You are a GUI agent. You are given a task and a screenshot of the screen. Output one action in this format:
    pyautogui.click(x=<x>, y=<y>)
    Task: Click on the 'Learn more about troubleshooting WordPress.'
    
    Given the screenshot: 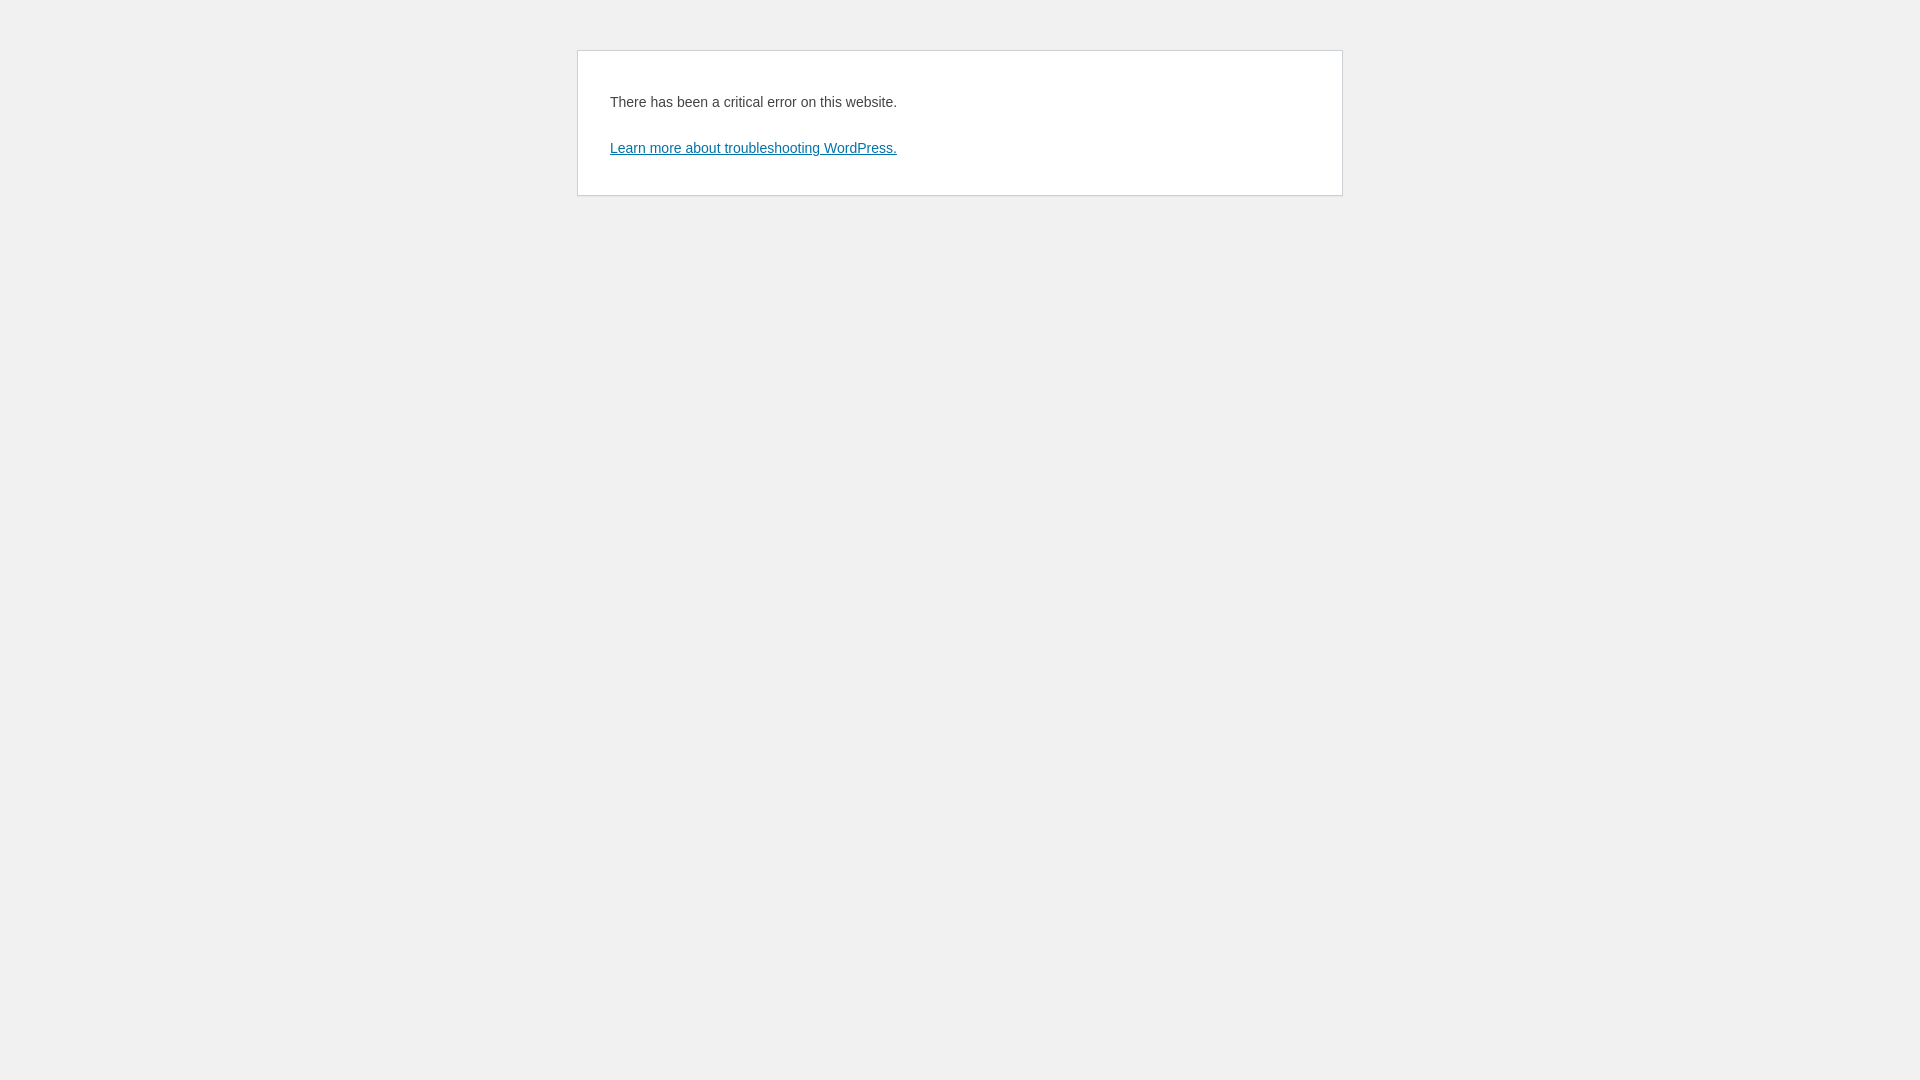 What is the action you would take?
    pyautogui.click(x=752, y=146)
    